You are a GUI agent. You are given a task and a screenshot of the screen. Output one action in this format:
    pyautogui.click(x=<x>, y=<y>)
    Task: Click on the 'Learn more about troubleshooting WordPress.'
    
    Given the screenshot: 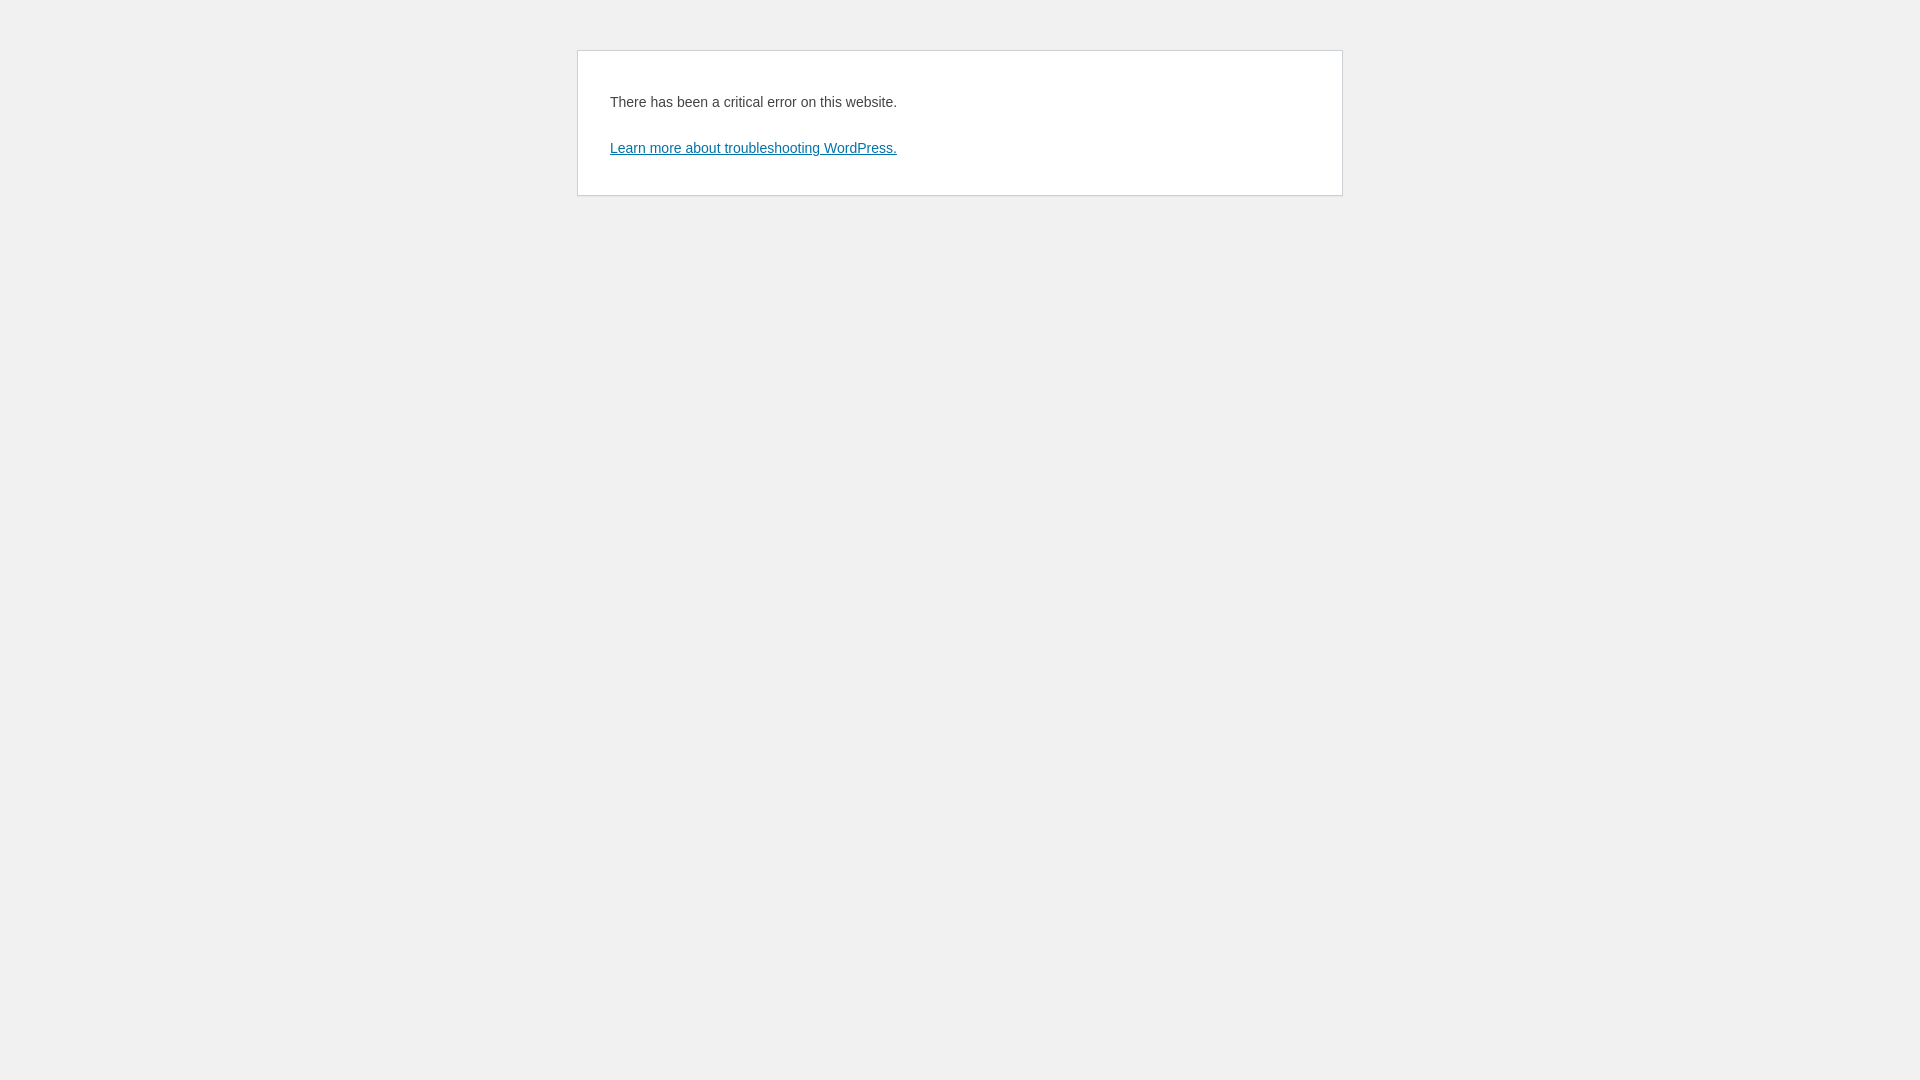 What is the action you would take?
    pyautogui.click(x=752, y=146)
    